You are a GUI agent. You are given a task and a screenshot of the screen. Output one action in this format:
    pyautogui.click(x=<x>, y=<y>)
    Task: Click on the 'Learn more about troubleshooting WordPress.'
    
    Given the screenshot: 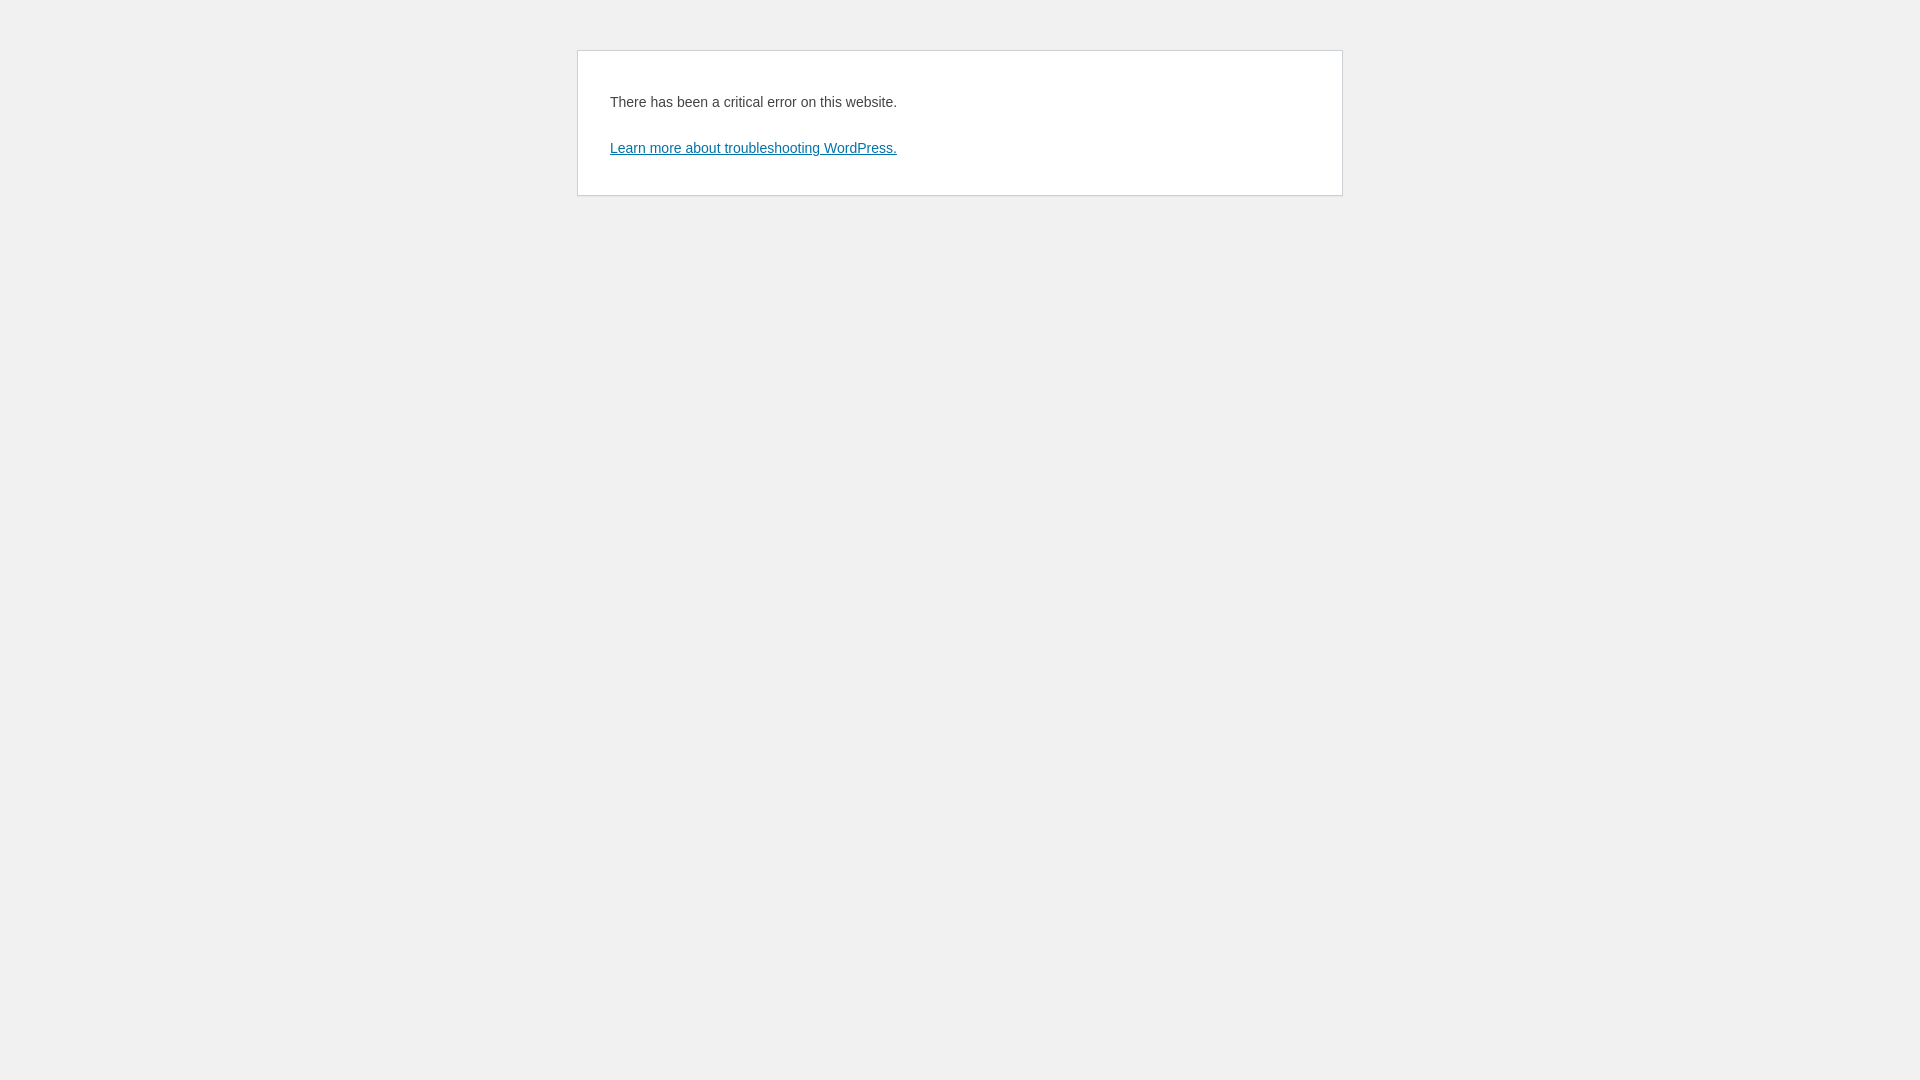 What is the action you would take?
    pyautogui.click(x=752, y=146)
    